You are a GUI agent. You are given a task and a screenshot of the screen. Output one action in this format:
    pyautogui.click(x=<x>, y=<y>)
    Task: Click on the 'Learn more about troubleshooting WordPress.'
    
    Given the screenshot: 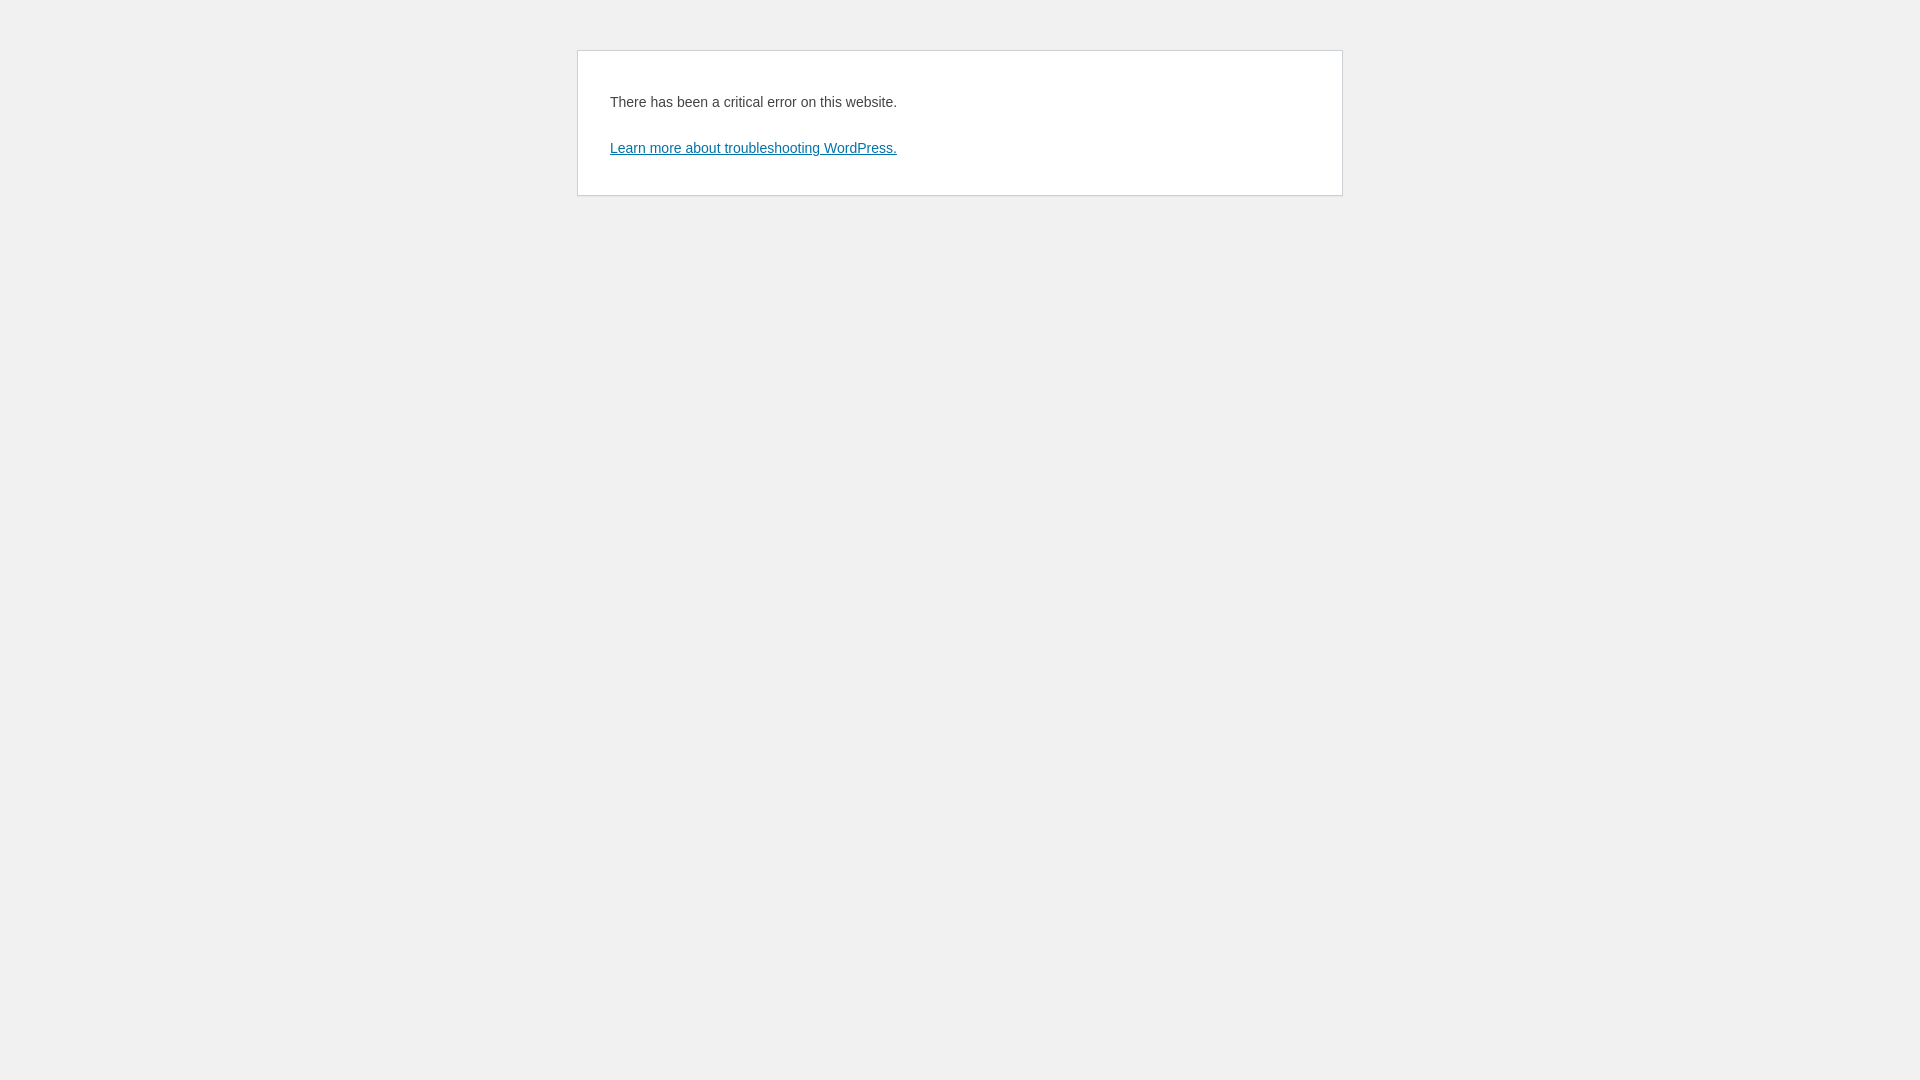 What is the action you would take?
    pyautogui.click(x=752, y=146)
    